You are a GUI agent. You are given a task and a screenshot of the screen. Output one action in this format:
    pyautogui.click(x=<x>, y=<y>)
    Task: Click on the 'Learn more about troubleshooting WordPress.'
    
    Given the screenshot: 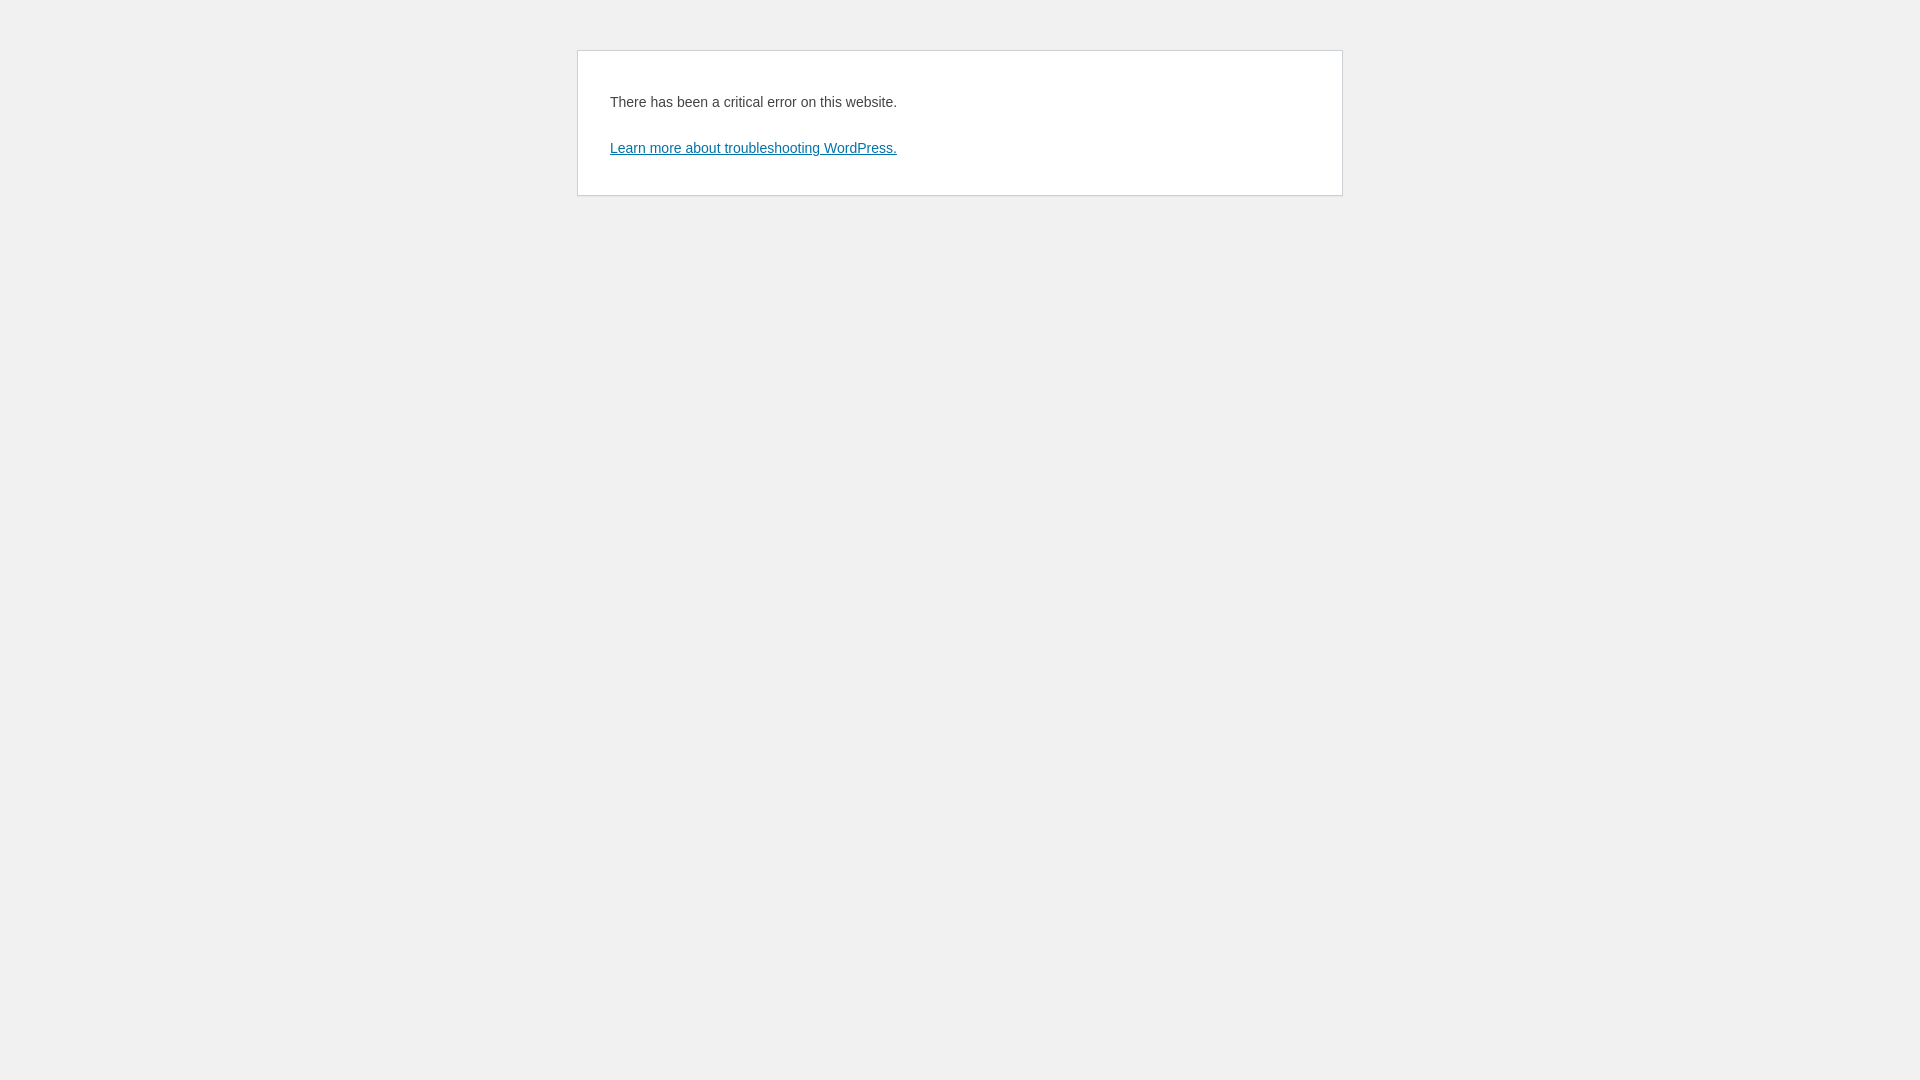 What is the action you would take?
    pyautogui.click(x=752, y=146)
    